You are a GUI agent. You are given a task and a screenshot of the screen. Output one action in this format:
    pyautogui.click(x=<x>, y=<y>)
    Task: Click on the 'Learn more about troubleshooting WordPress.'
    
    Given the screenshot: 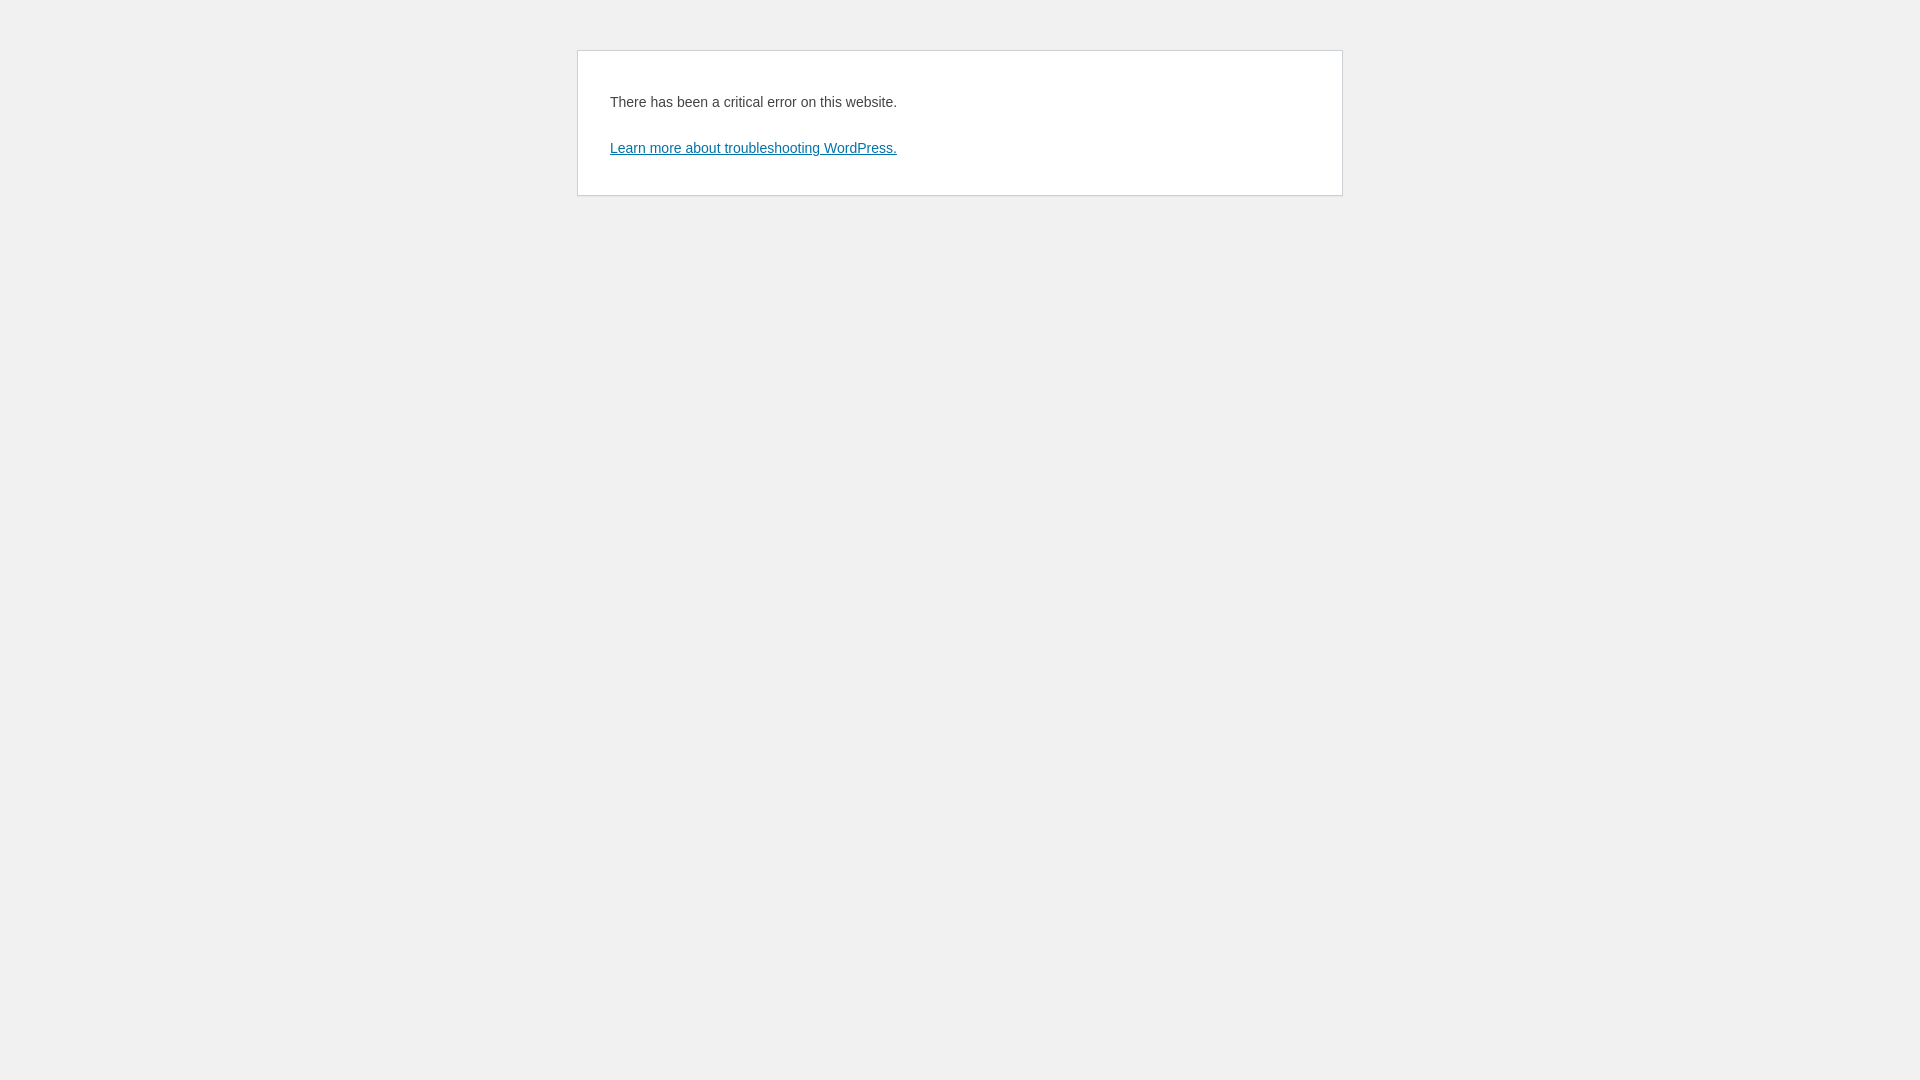 What is the action you would take?
    pyautogui.click(x=752, y=146)
    